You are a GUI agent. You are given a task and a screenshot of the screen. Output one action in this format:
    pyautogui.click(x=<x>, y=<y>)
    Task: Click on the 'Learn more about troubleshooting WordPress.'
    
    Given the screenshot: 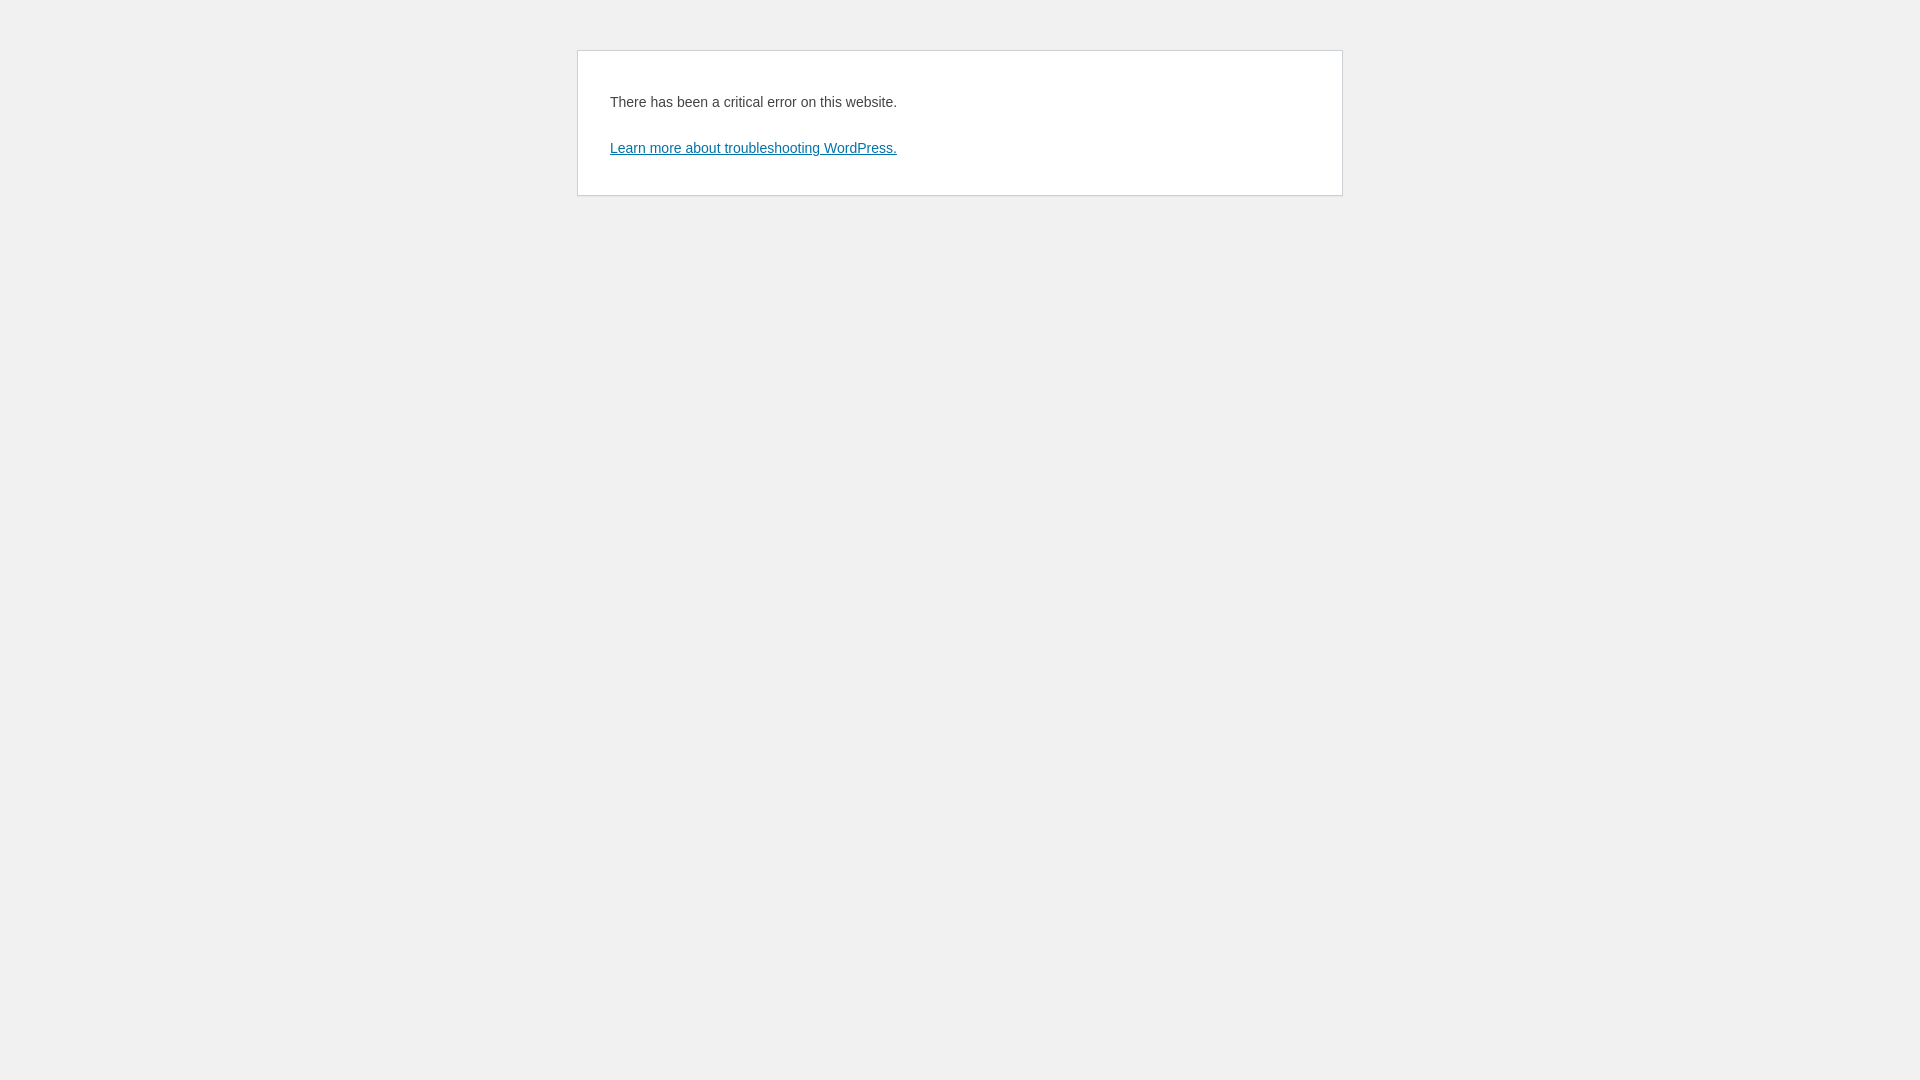 What is the action you would take?
    pyautogui.click(x=752, y=146)
    